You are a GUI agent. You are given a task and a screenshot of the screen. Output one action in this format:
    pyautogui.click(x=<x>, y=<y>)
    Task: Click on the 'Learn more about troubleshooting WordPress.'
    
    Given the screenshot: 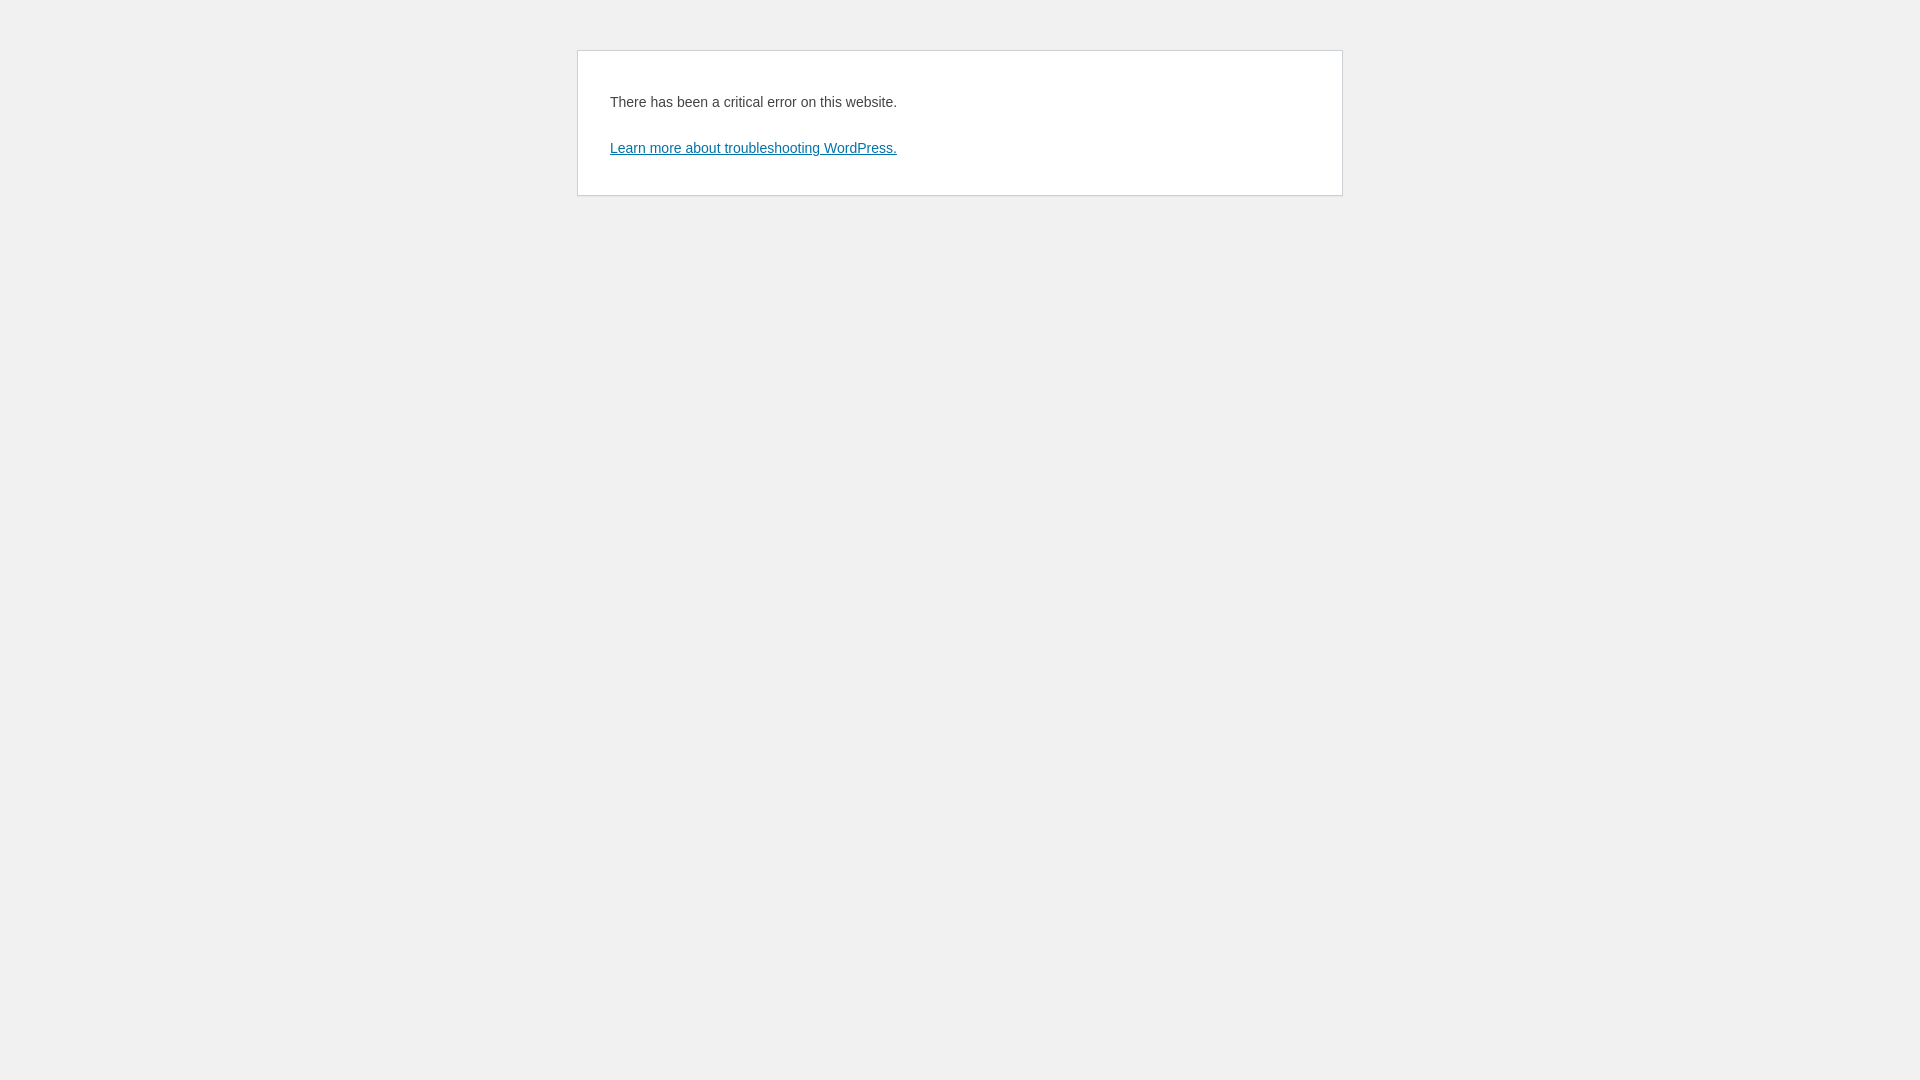 What is the action you would take?
    pyautogui.click(x=752, y=146)
    